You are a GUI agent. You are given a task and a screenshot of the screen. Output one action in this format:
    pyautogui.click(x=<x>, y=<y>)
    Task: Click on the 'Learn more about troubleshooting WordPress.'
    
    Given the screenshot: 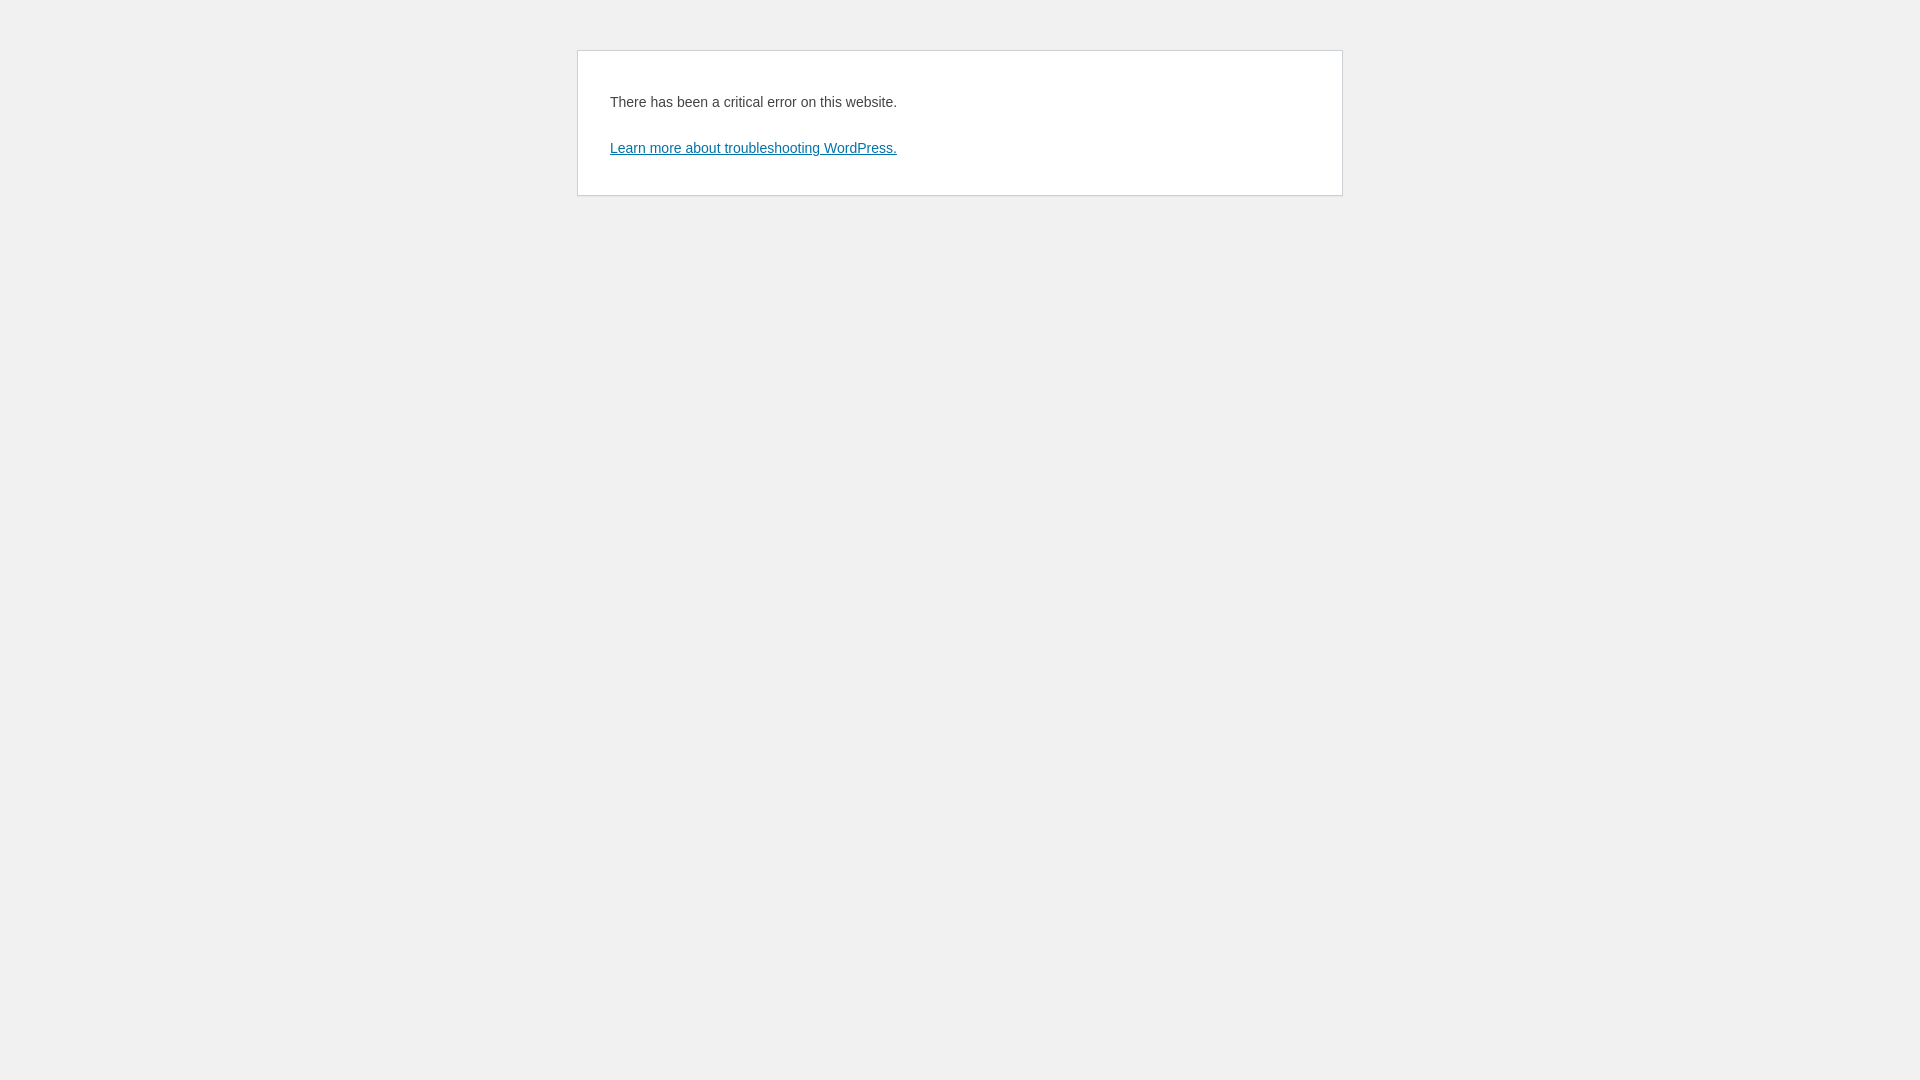 What is the action you would take?
    pyautogui.click(x=752, y=146)
    